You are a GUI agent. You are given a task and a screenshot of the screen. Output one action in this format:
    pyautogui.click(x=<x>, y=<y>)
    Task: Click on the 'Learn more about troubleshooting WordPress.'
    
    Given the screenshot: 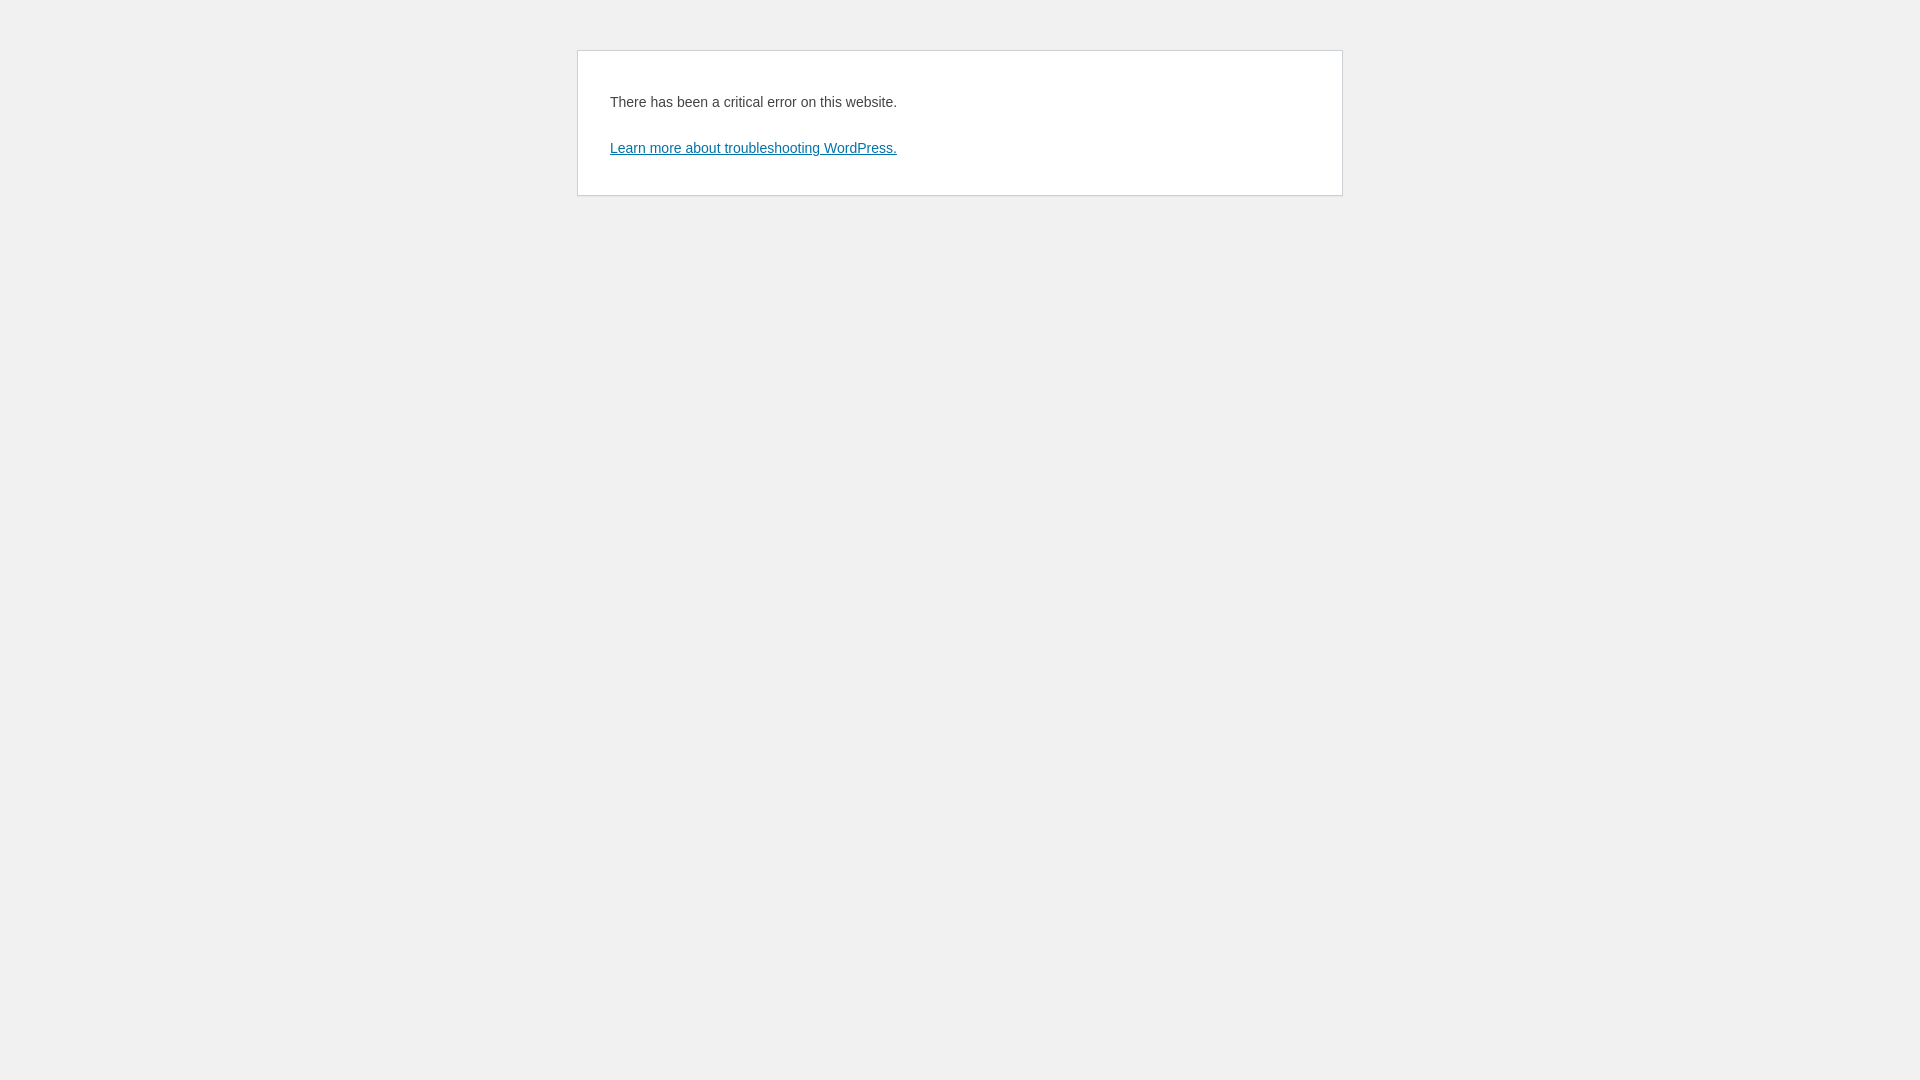 What is the action you would take?
    pyautogui.click(x=752, y=146)
    